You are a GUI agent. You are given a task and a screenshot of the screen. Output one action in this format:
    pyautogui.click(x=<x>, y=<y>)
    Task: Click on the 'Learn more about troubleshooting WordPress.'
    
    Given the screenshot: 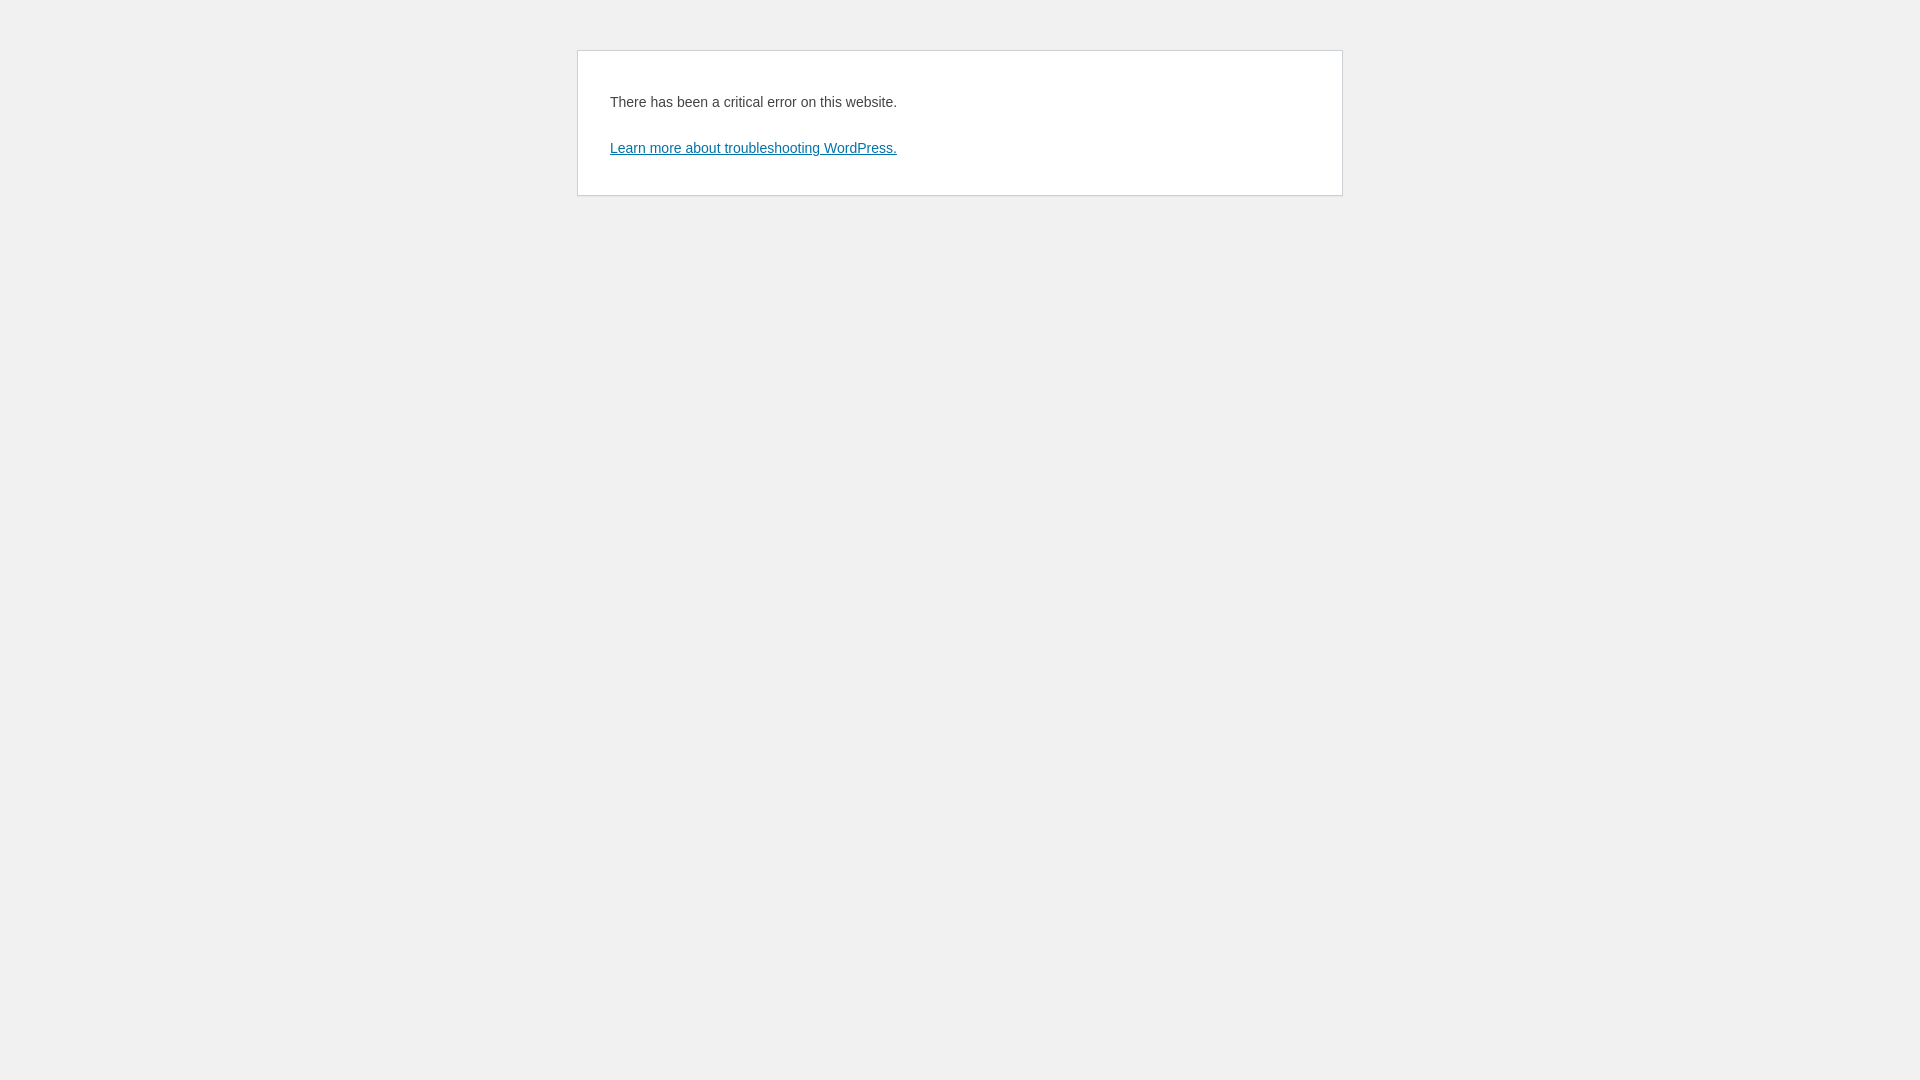 What is the action you would take?
    pyautogui.click(x=752, y=146)
    